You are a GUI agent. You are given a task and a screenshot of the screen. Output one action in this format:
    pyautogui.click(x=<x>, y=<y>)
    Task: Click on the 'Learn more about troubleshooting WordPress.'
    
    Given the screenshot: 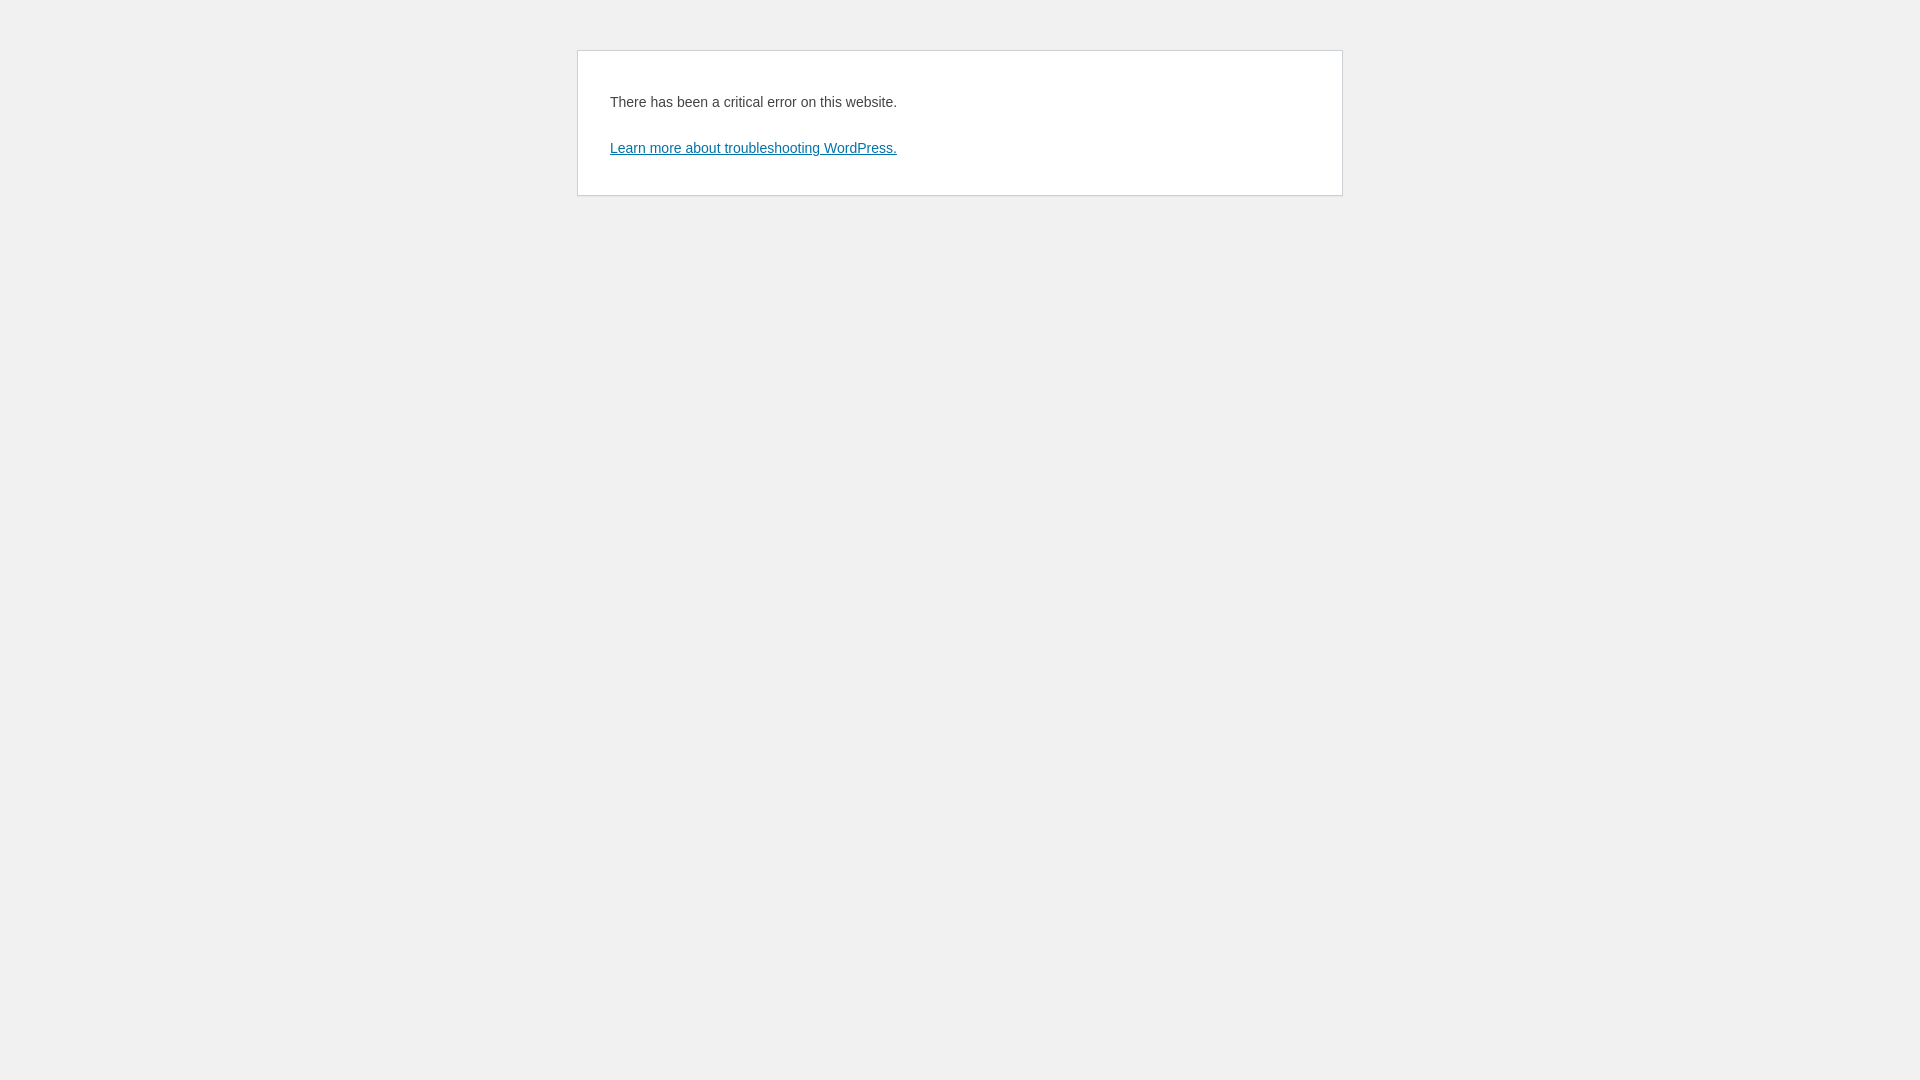 What is the action you would take?
    pyautogui.click(x=752, y=146)
    